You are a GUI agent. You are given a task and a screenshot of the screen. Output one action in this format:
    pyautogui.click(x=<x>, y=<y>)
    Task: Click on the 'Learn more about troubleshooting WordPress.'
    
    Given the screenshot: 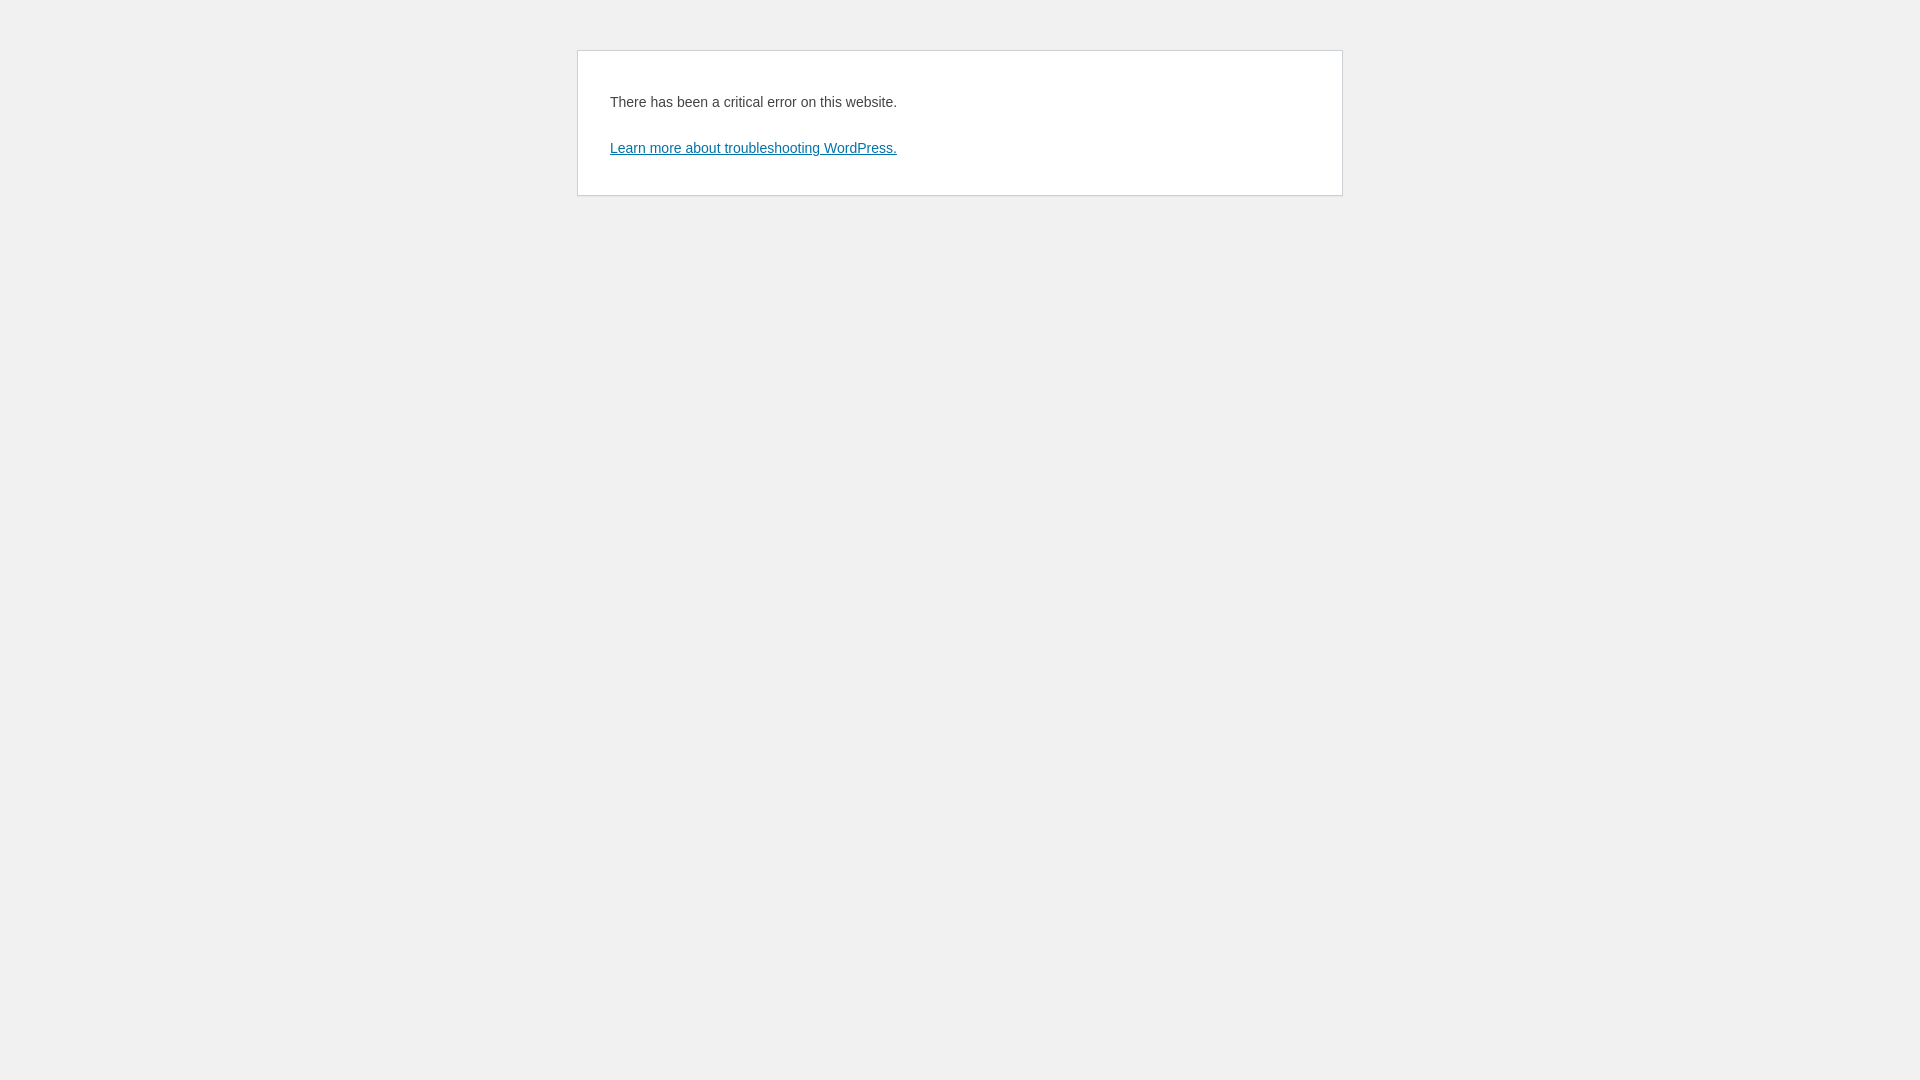 What is the action you would take?
    pyautogui.click(x=752, y=146)
    